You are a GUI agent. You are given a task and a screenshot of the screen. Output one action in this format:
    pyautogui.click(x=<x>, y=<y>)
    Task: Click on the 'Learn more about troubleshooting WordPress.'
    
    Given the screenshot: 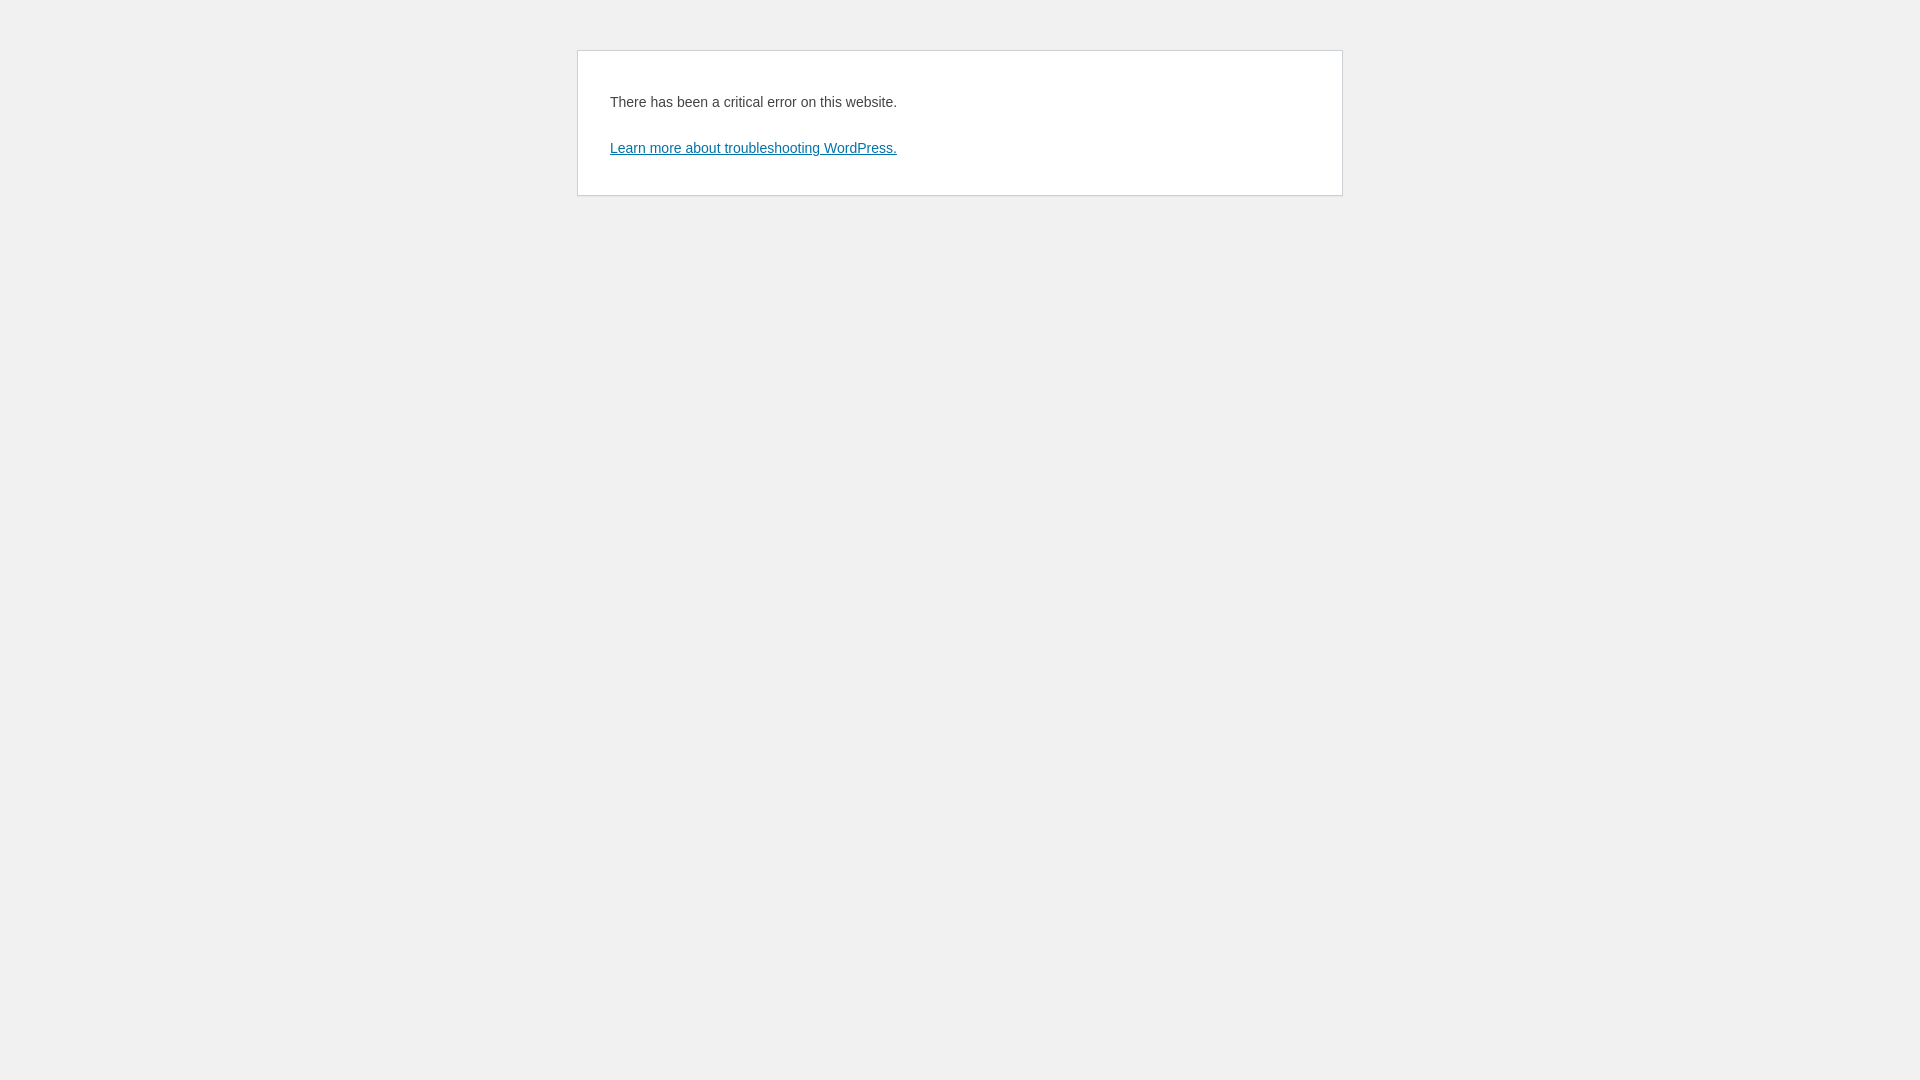 What is the action you would take?
    pyautogui.click(x=752, y=146)
    